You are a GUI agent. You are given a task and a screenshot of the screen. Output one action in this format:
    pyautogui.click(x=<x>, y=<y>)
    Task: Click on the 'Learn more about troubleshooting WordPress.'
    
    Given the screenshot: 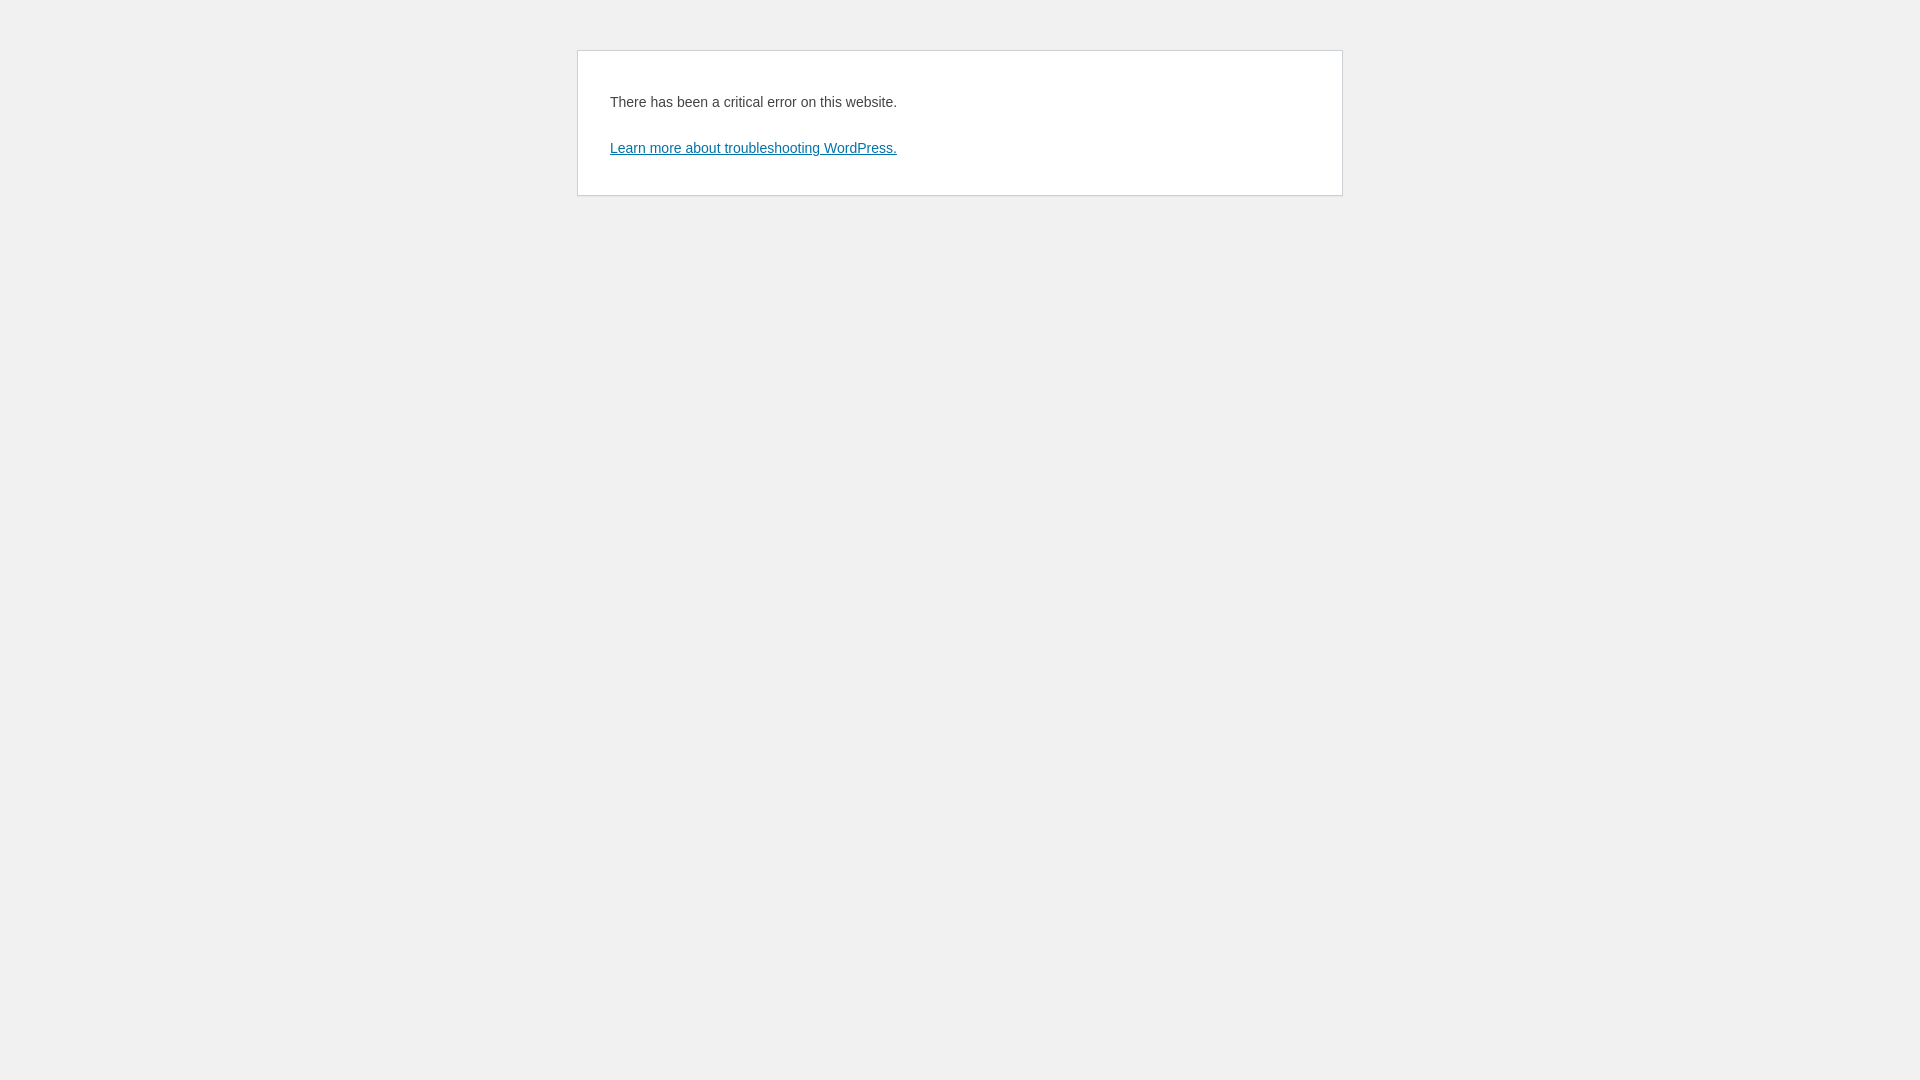 What is the action you would take?
    pyautogui.click(x=752, y=146)
    